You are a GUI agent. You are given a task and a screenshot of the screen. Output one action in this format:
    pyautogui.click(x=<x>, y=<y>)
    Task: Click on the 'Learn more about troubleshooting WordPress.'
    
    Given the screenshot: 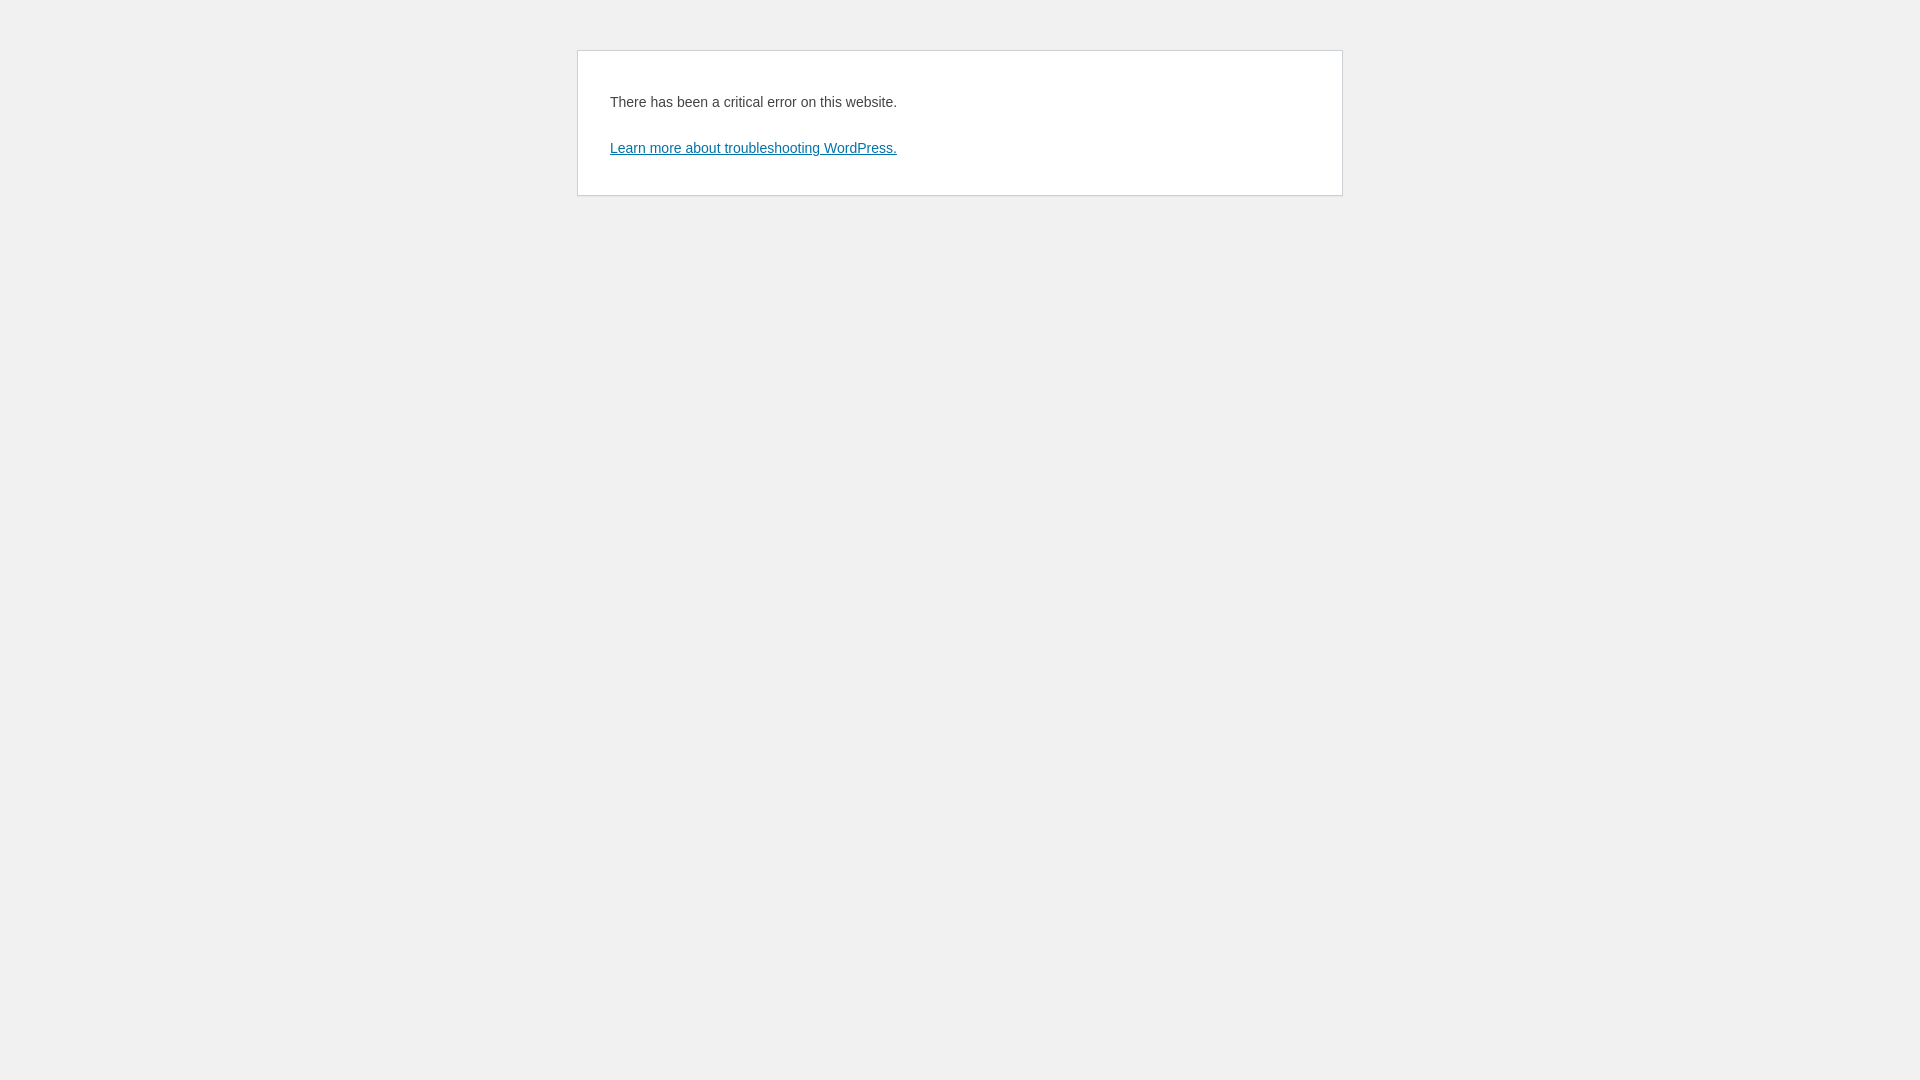 What is the action you would take?
    pyautogui.click(x=752, y=146)
    